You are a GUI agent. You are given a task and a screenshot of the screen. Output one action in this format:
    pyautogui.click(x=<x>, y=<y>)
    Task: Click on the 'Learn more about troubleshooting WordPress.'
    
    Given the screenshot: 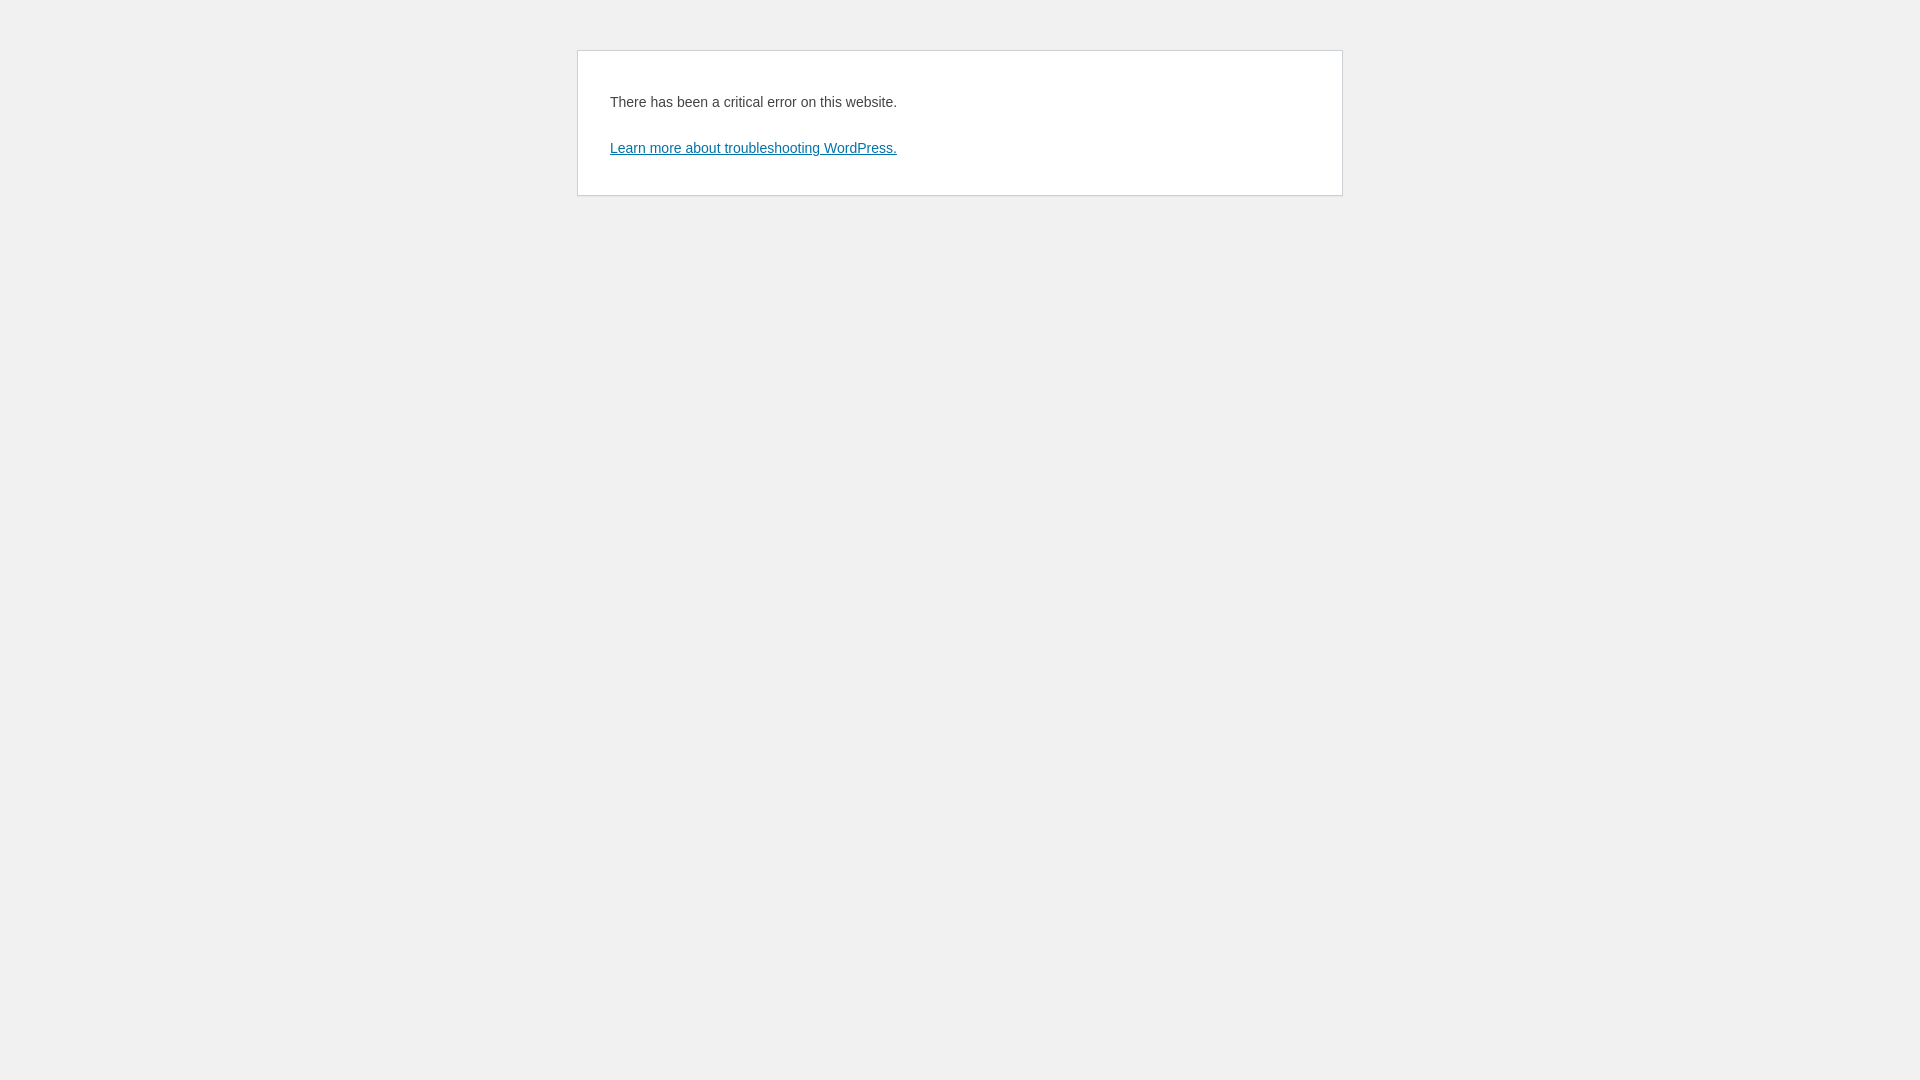 What is the action you would take?
    pyautogui.click(x=752, y=146)
    